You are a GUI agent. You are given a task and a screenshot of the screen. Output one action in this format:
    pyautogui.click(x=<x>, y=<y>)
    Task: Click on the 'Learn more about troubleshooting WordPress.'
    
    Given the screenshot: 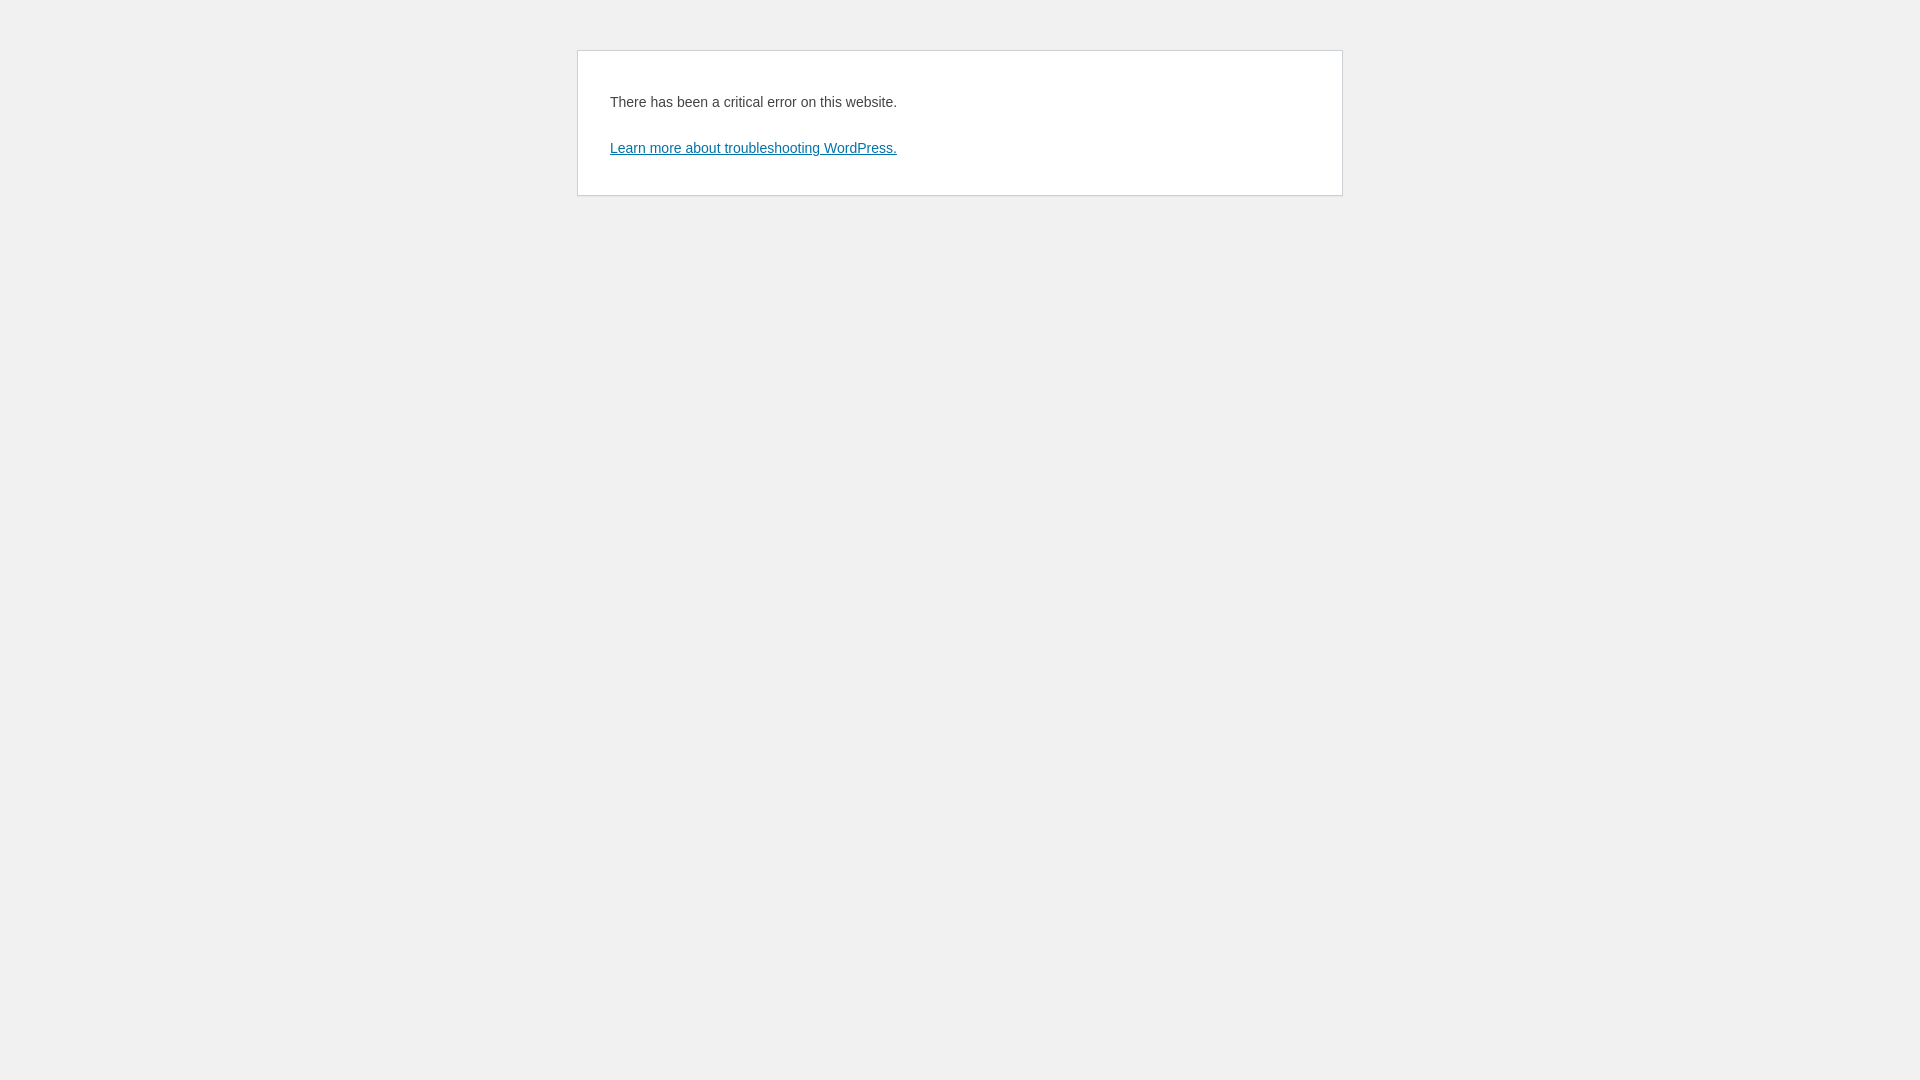 What is the action you would take?
    pyautogui.click(x=752, y=146)
    